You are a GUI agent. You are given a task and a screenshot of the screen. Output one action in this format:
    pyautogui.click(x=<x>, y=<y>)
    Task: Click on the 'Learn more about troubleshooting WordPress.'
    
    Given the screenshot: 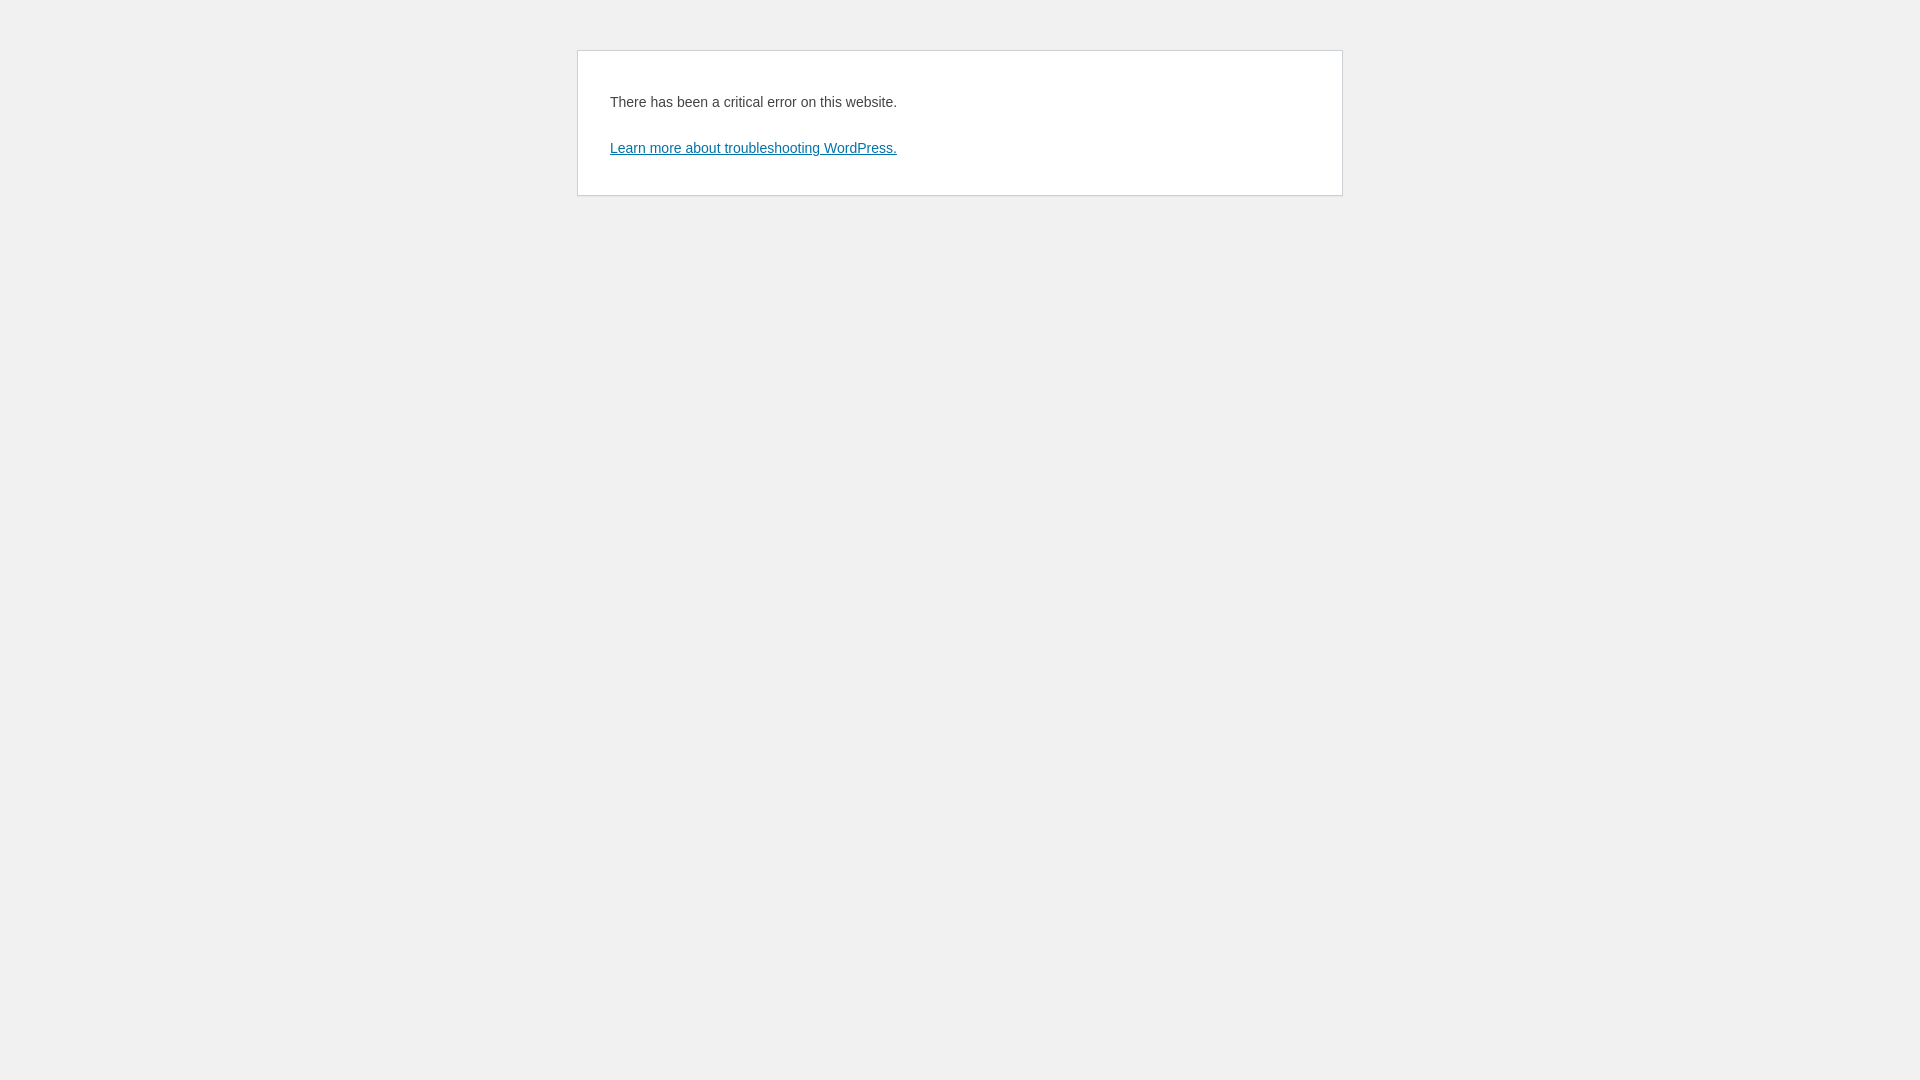 What is the action you would take?
    pyautogui.click(x=752, y=146)
    